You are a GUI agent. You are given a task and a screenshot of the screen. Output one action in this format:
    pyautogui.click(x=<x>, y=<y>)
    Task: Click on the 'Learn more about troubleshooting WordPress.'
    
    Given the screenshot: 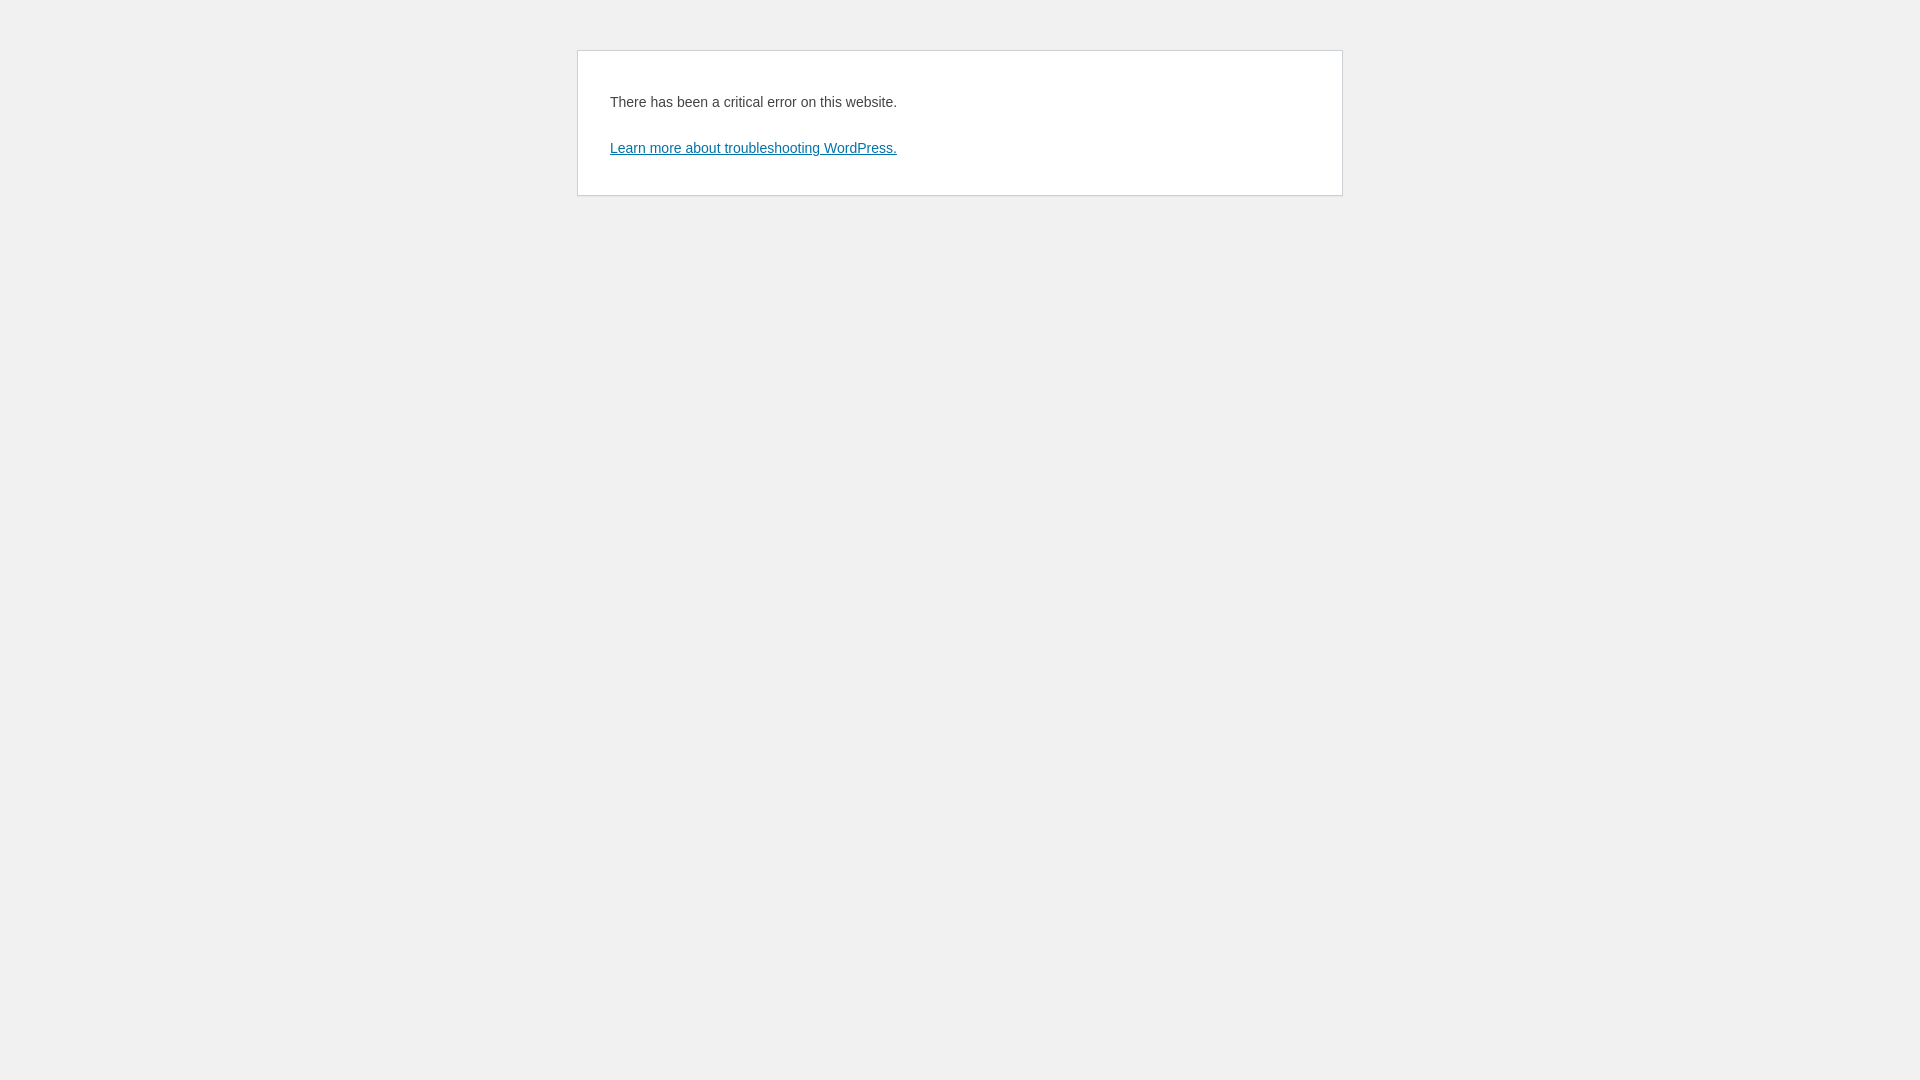 What is the action you would take?
    pyautogui.click(x=752, y=146)
    